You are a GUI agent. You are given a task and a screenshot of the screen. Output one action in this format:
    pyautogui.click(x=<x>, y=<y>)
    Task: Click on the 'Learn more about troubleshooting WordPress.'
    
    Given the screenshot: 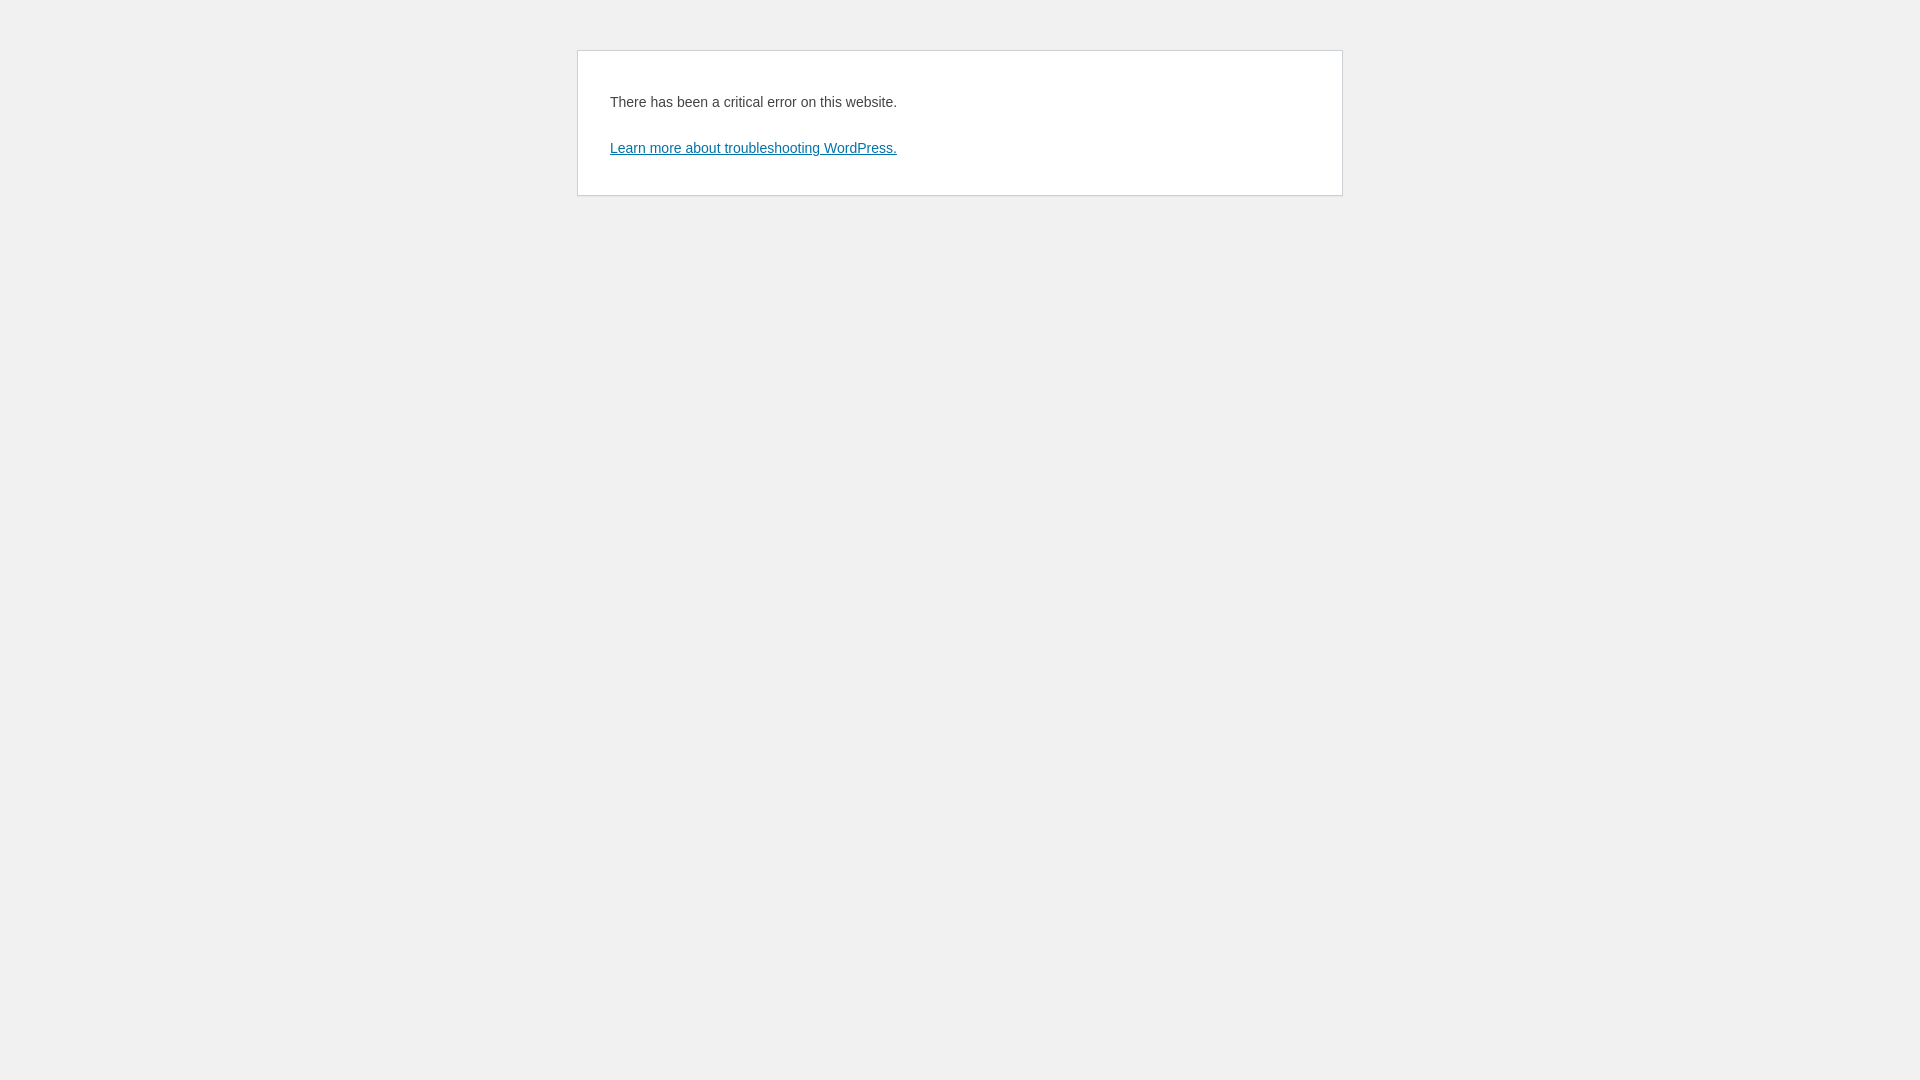 What is the action you would take?
    pyautogui.click(x=752, y=146)
    